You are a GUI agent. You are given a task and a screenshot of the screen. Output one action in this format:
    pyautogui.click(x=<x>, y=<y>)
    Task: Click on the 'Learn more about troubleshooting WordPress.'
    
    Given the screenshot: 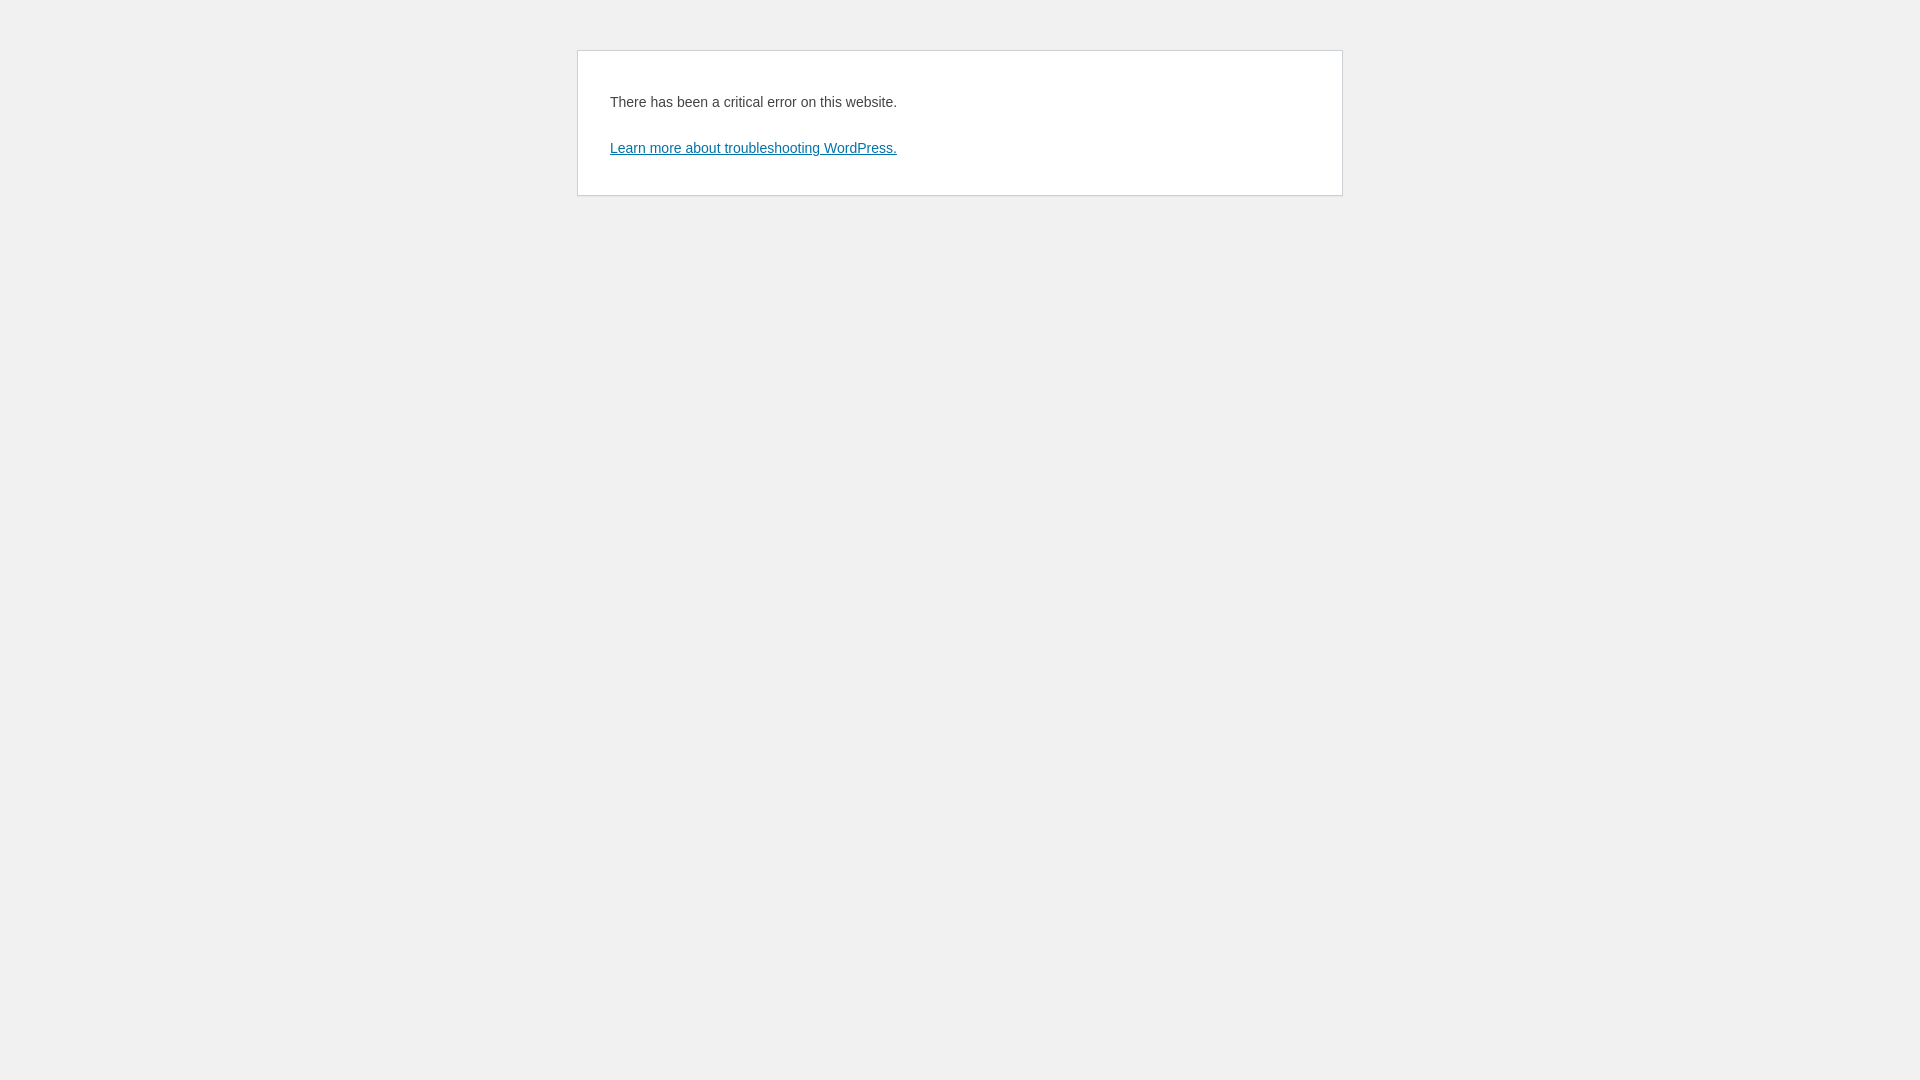 What is the action you would take?
    pyautogui.click(x=752, y=146)
    